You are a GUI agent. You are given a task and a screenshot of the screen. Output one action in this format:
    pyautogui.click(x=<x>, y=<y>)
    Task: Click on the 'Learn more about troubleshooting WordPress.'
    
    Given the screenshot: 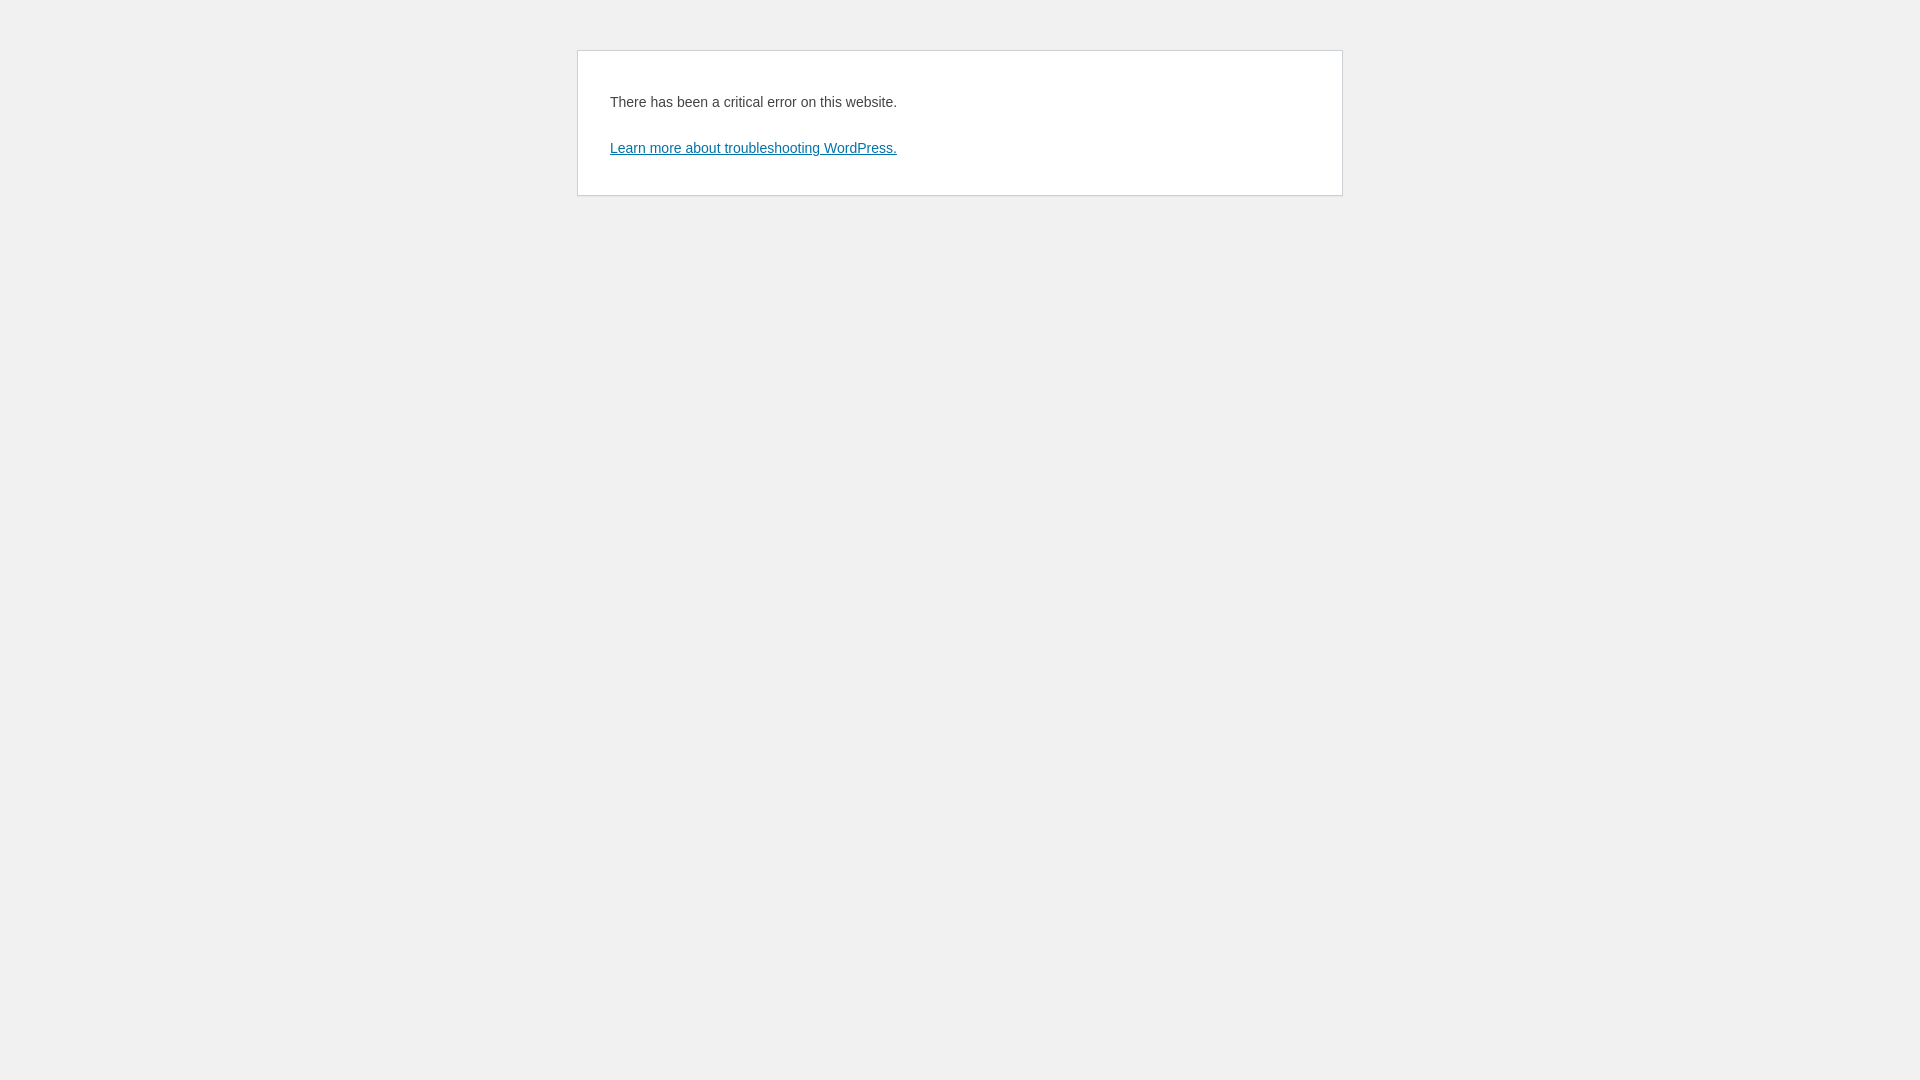 What is the action you would take?
    pyautogui.click(x=752, y=146)
    